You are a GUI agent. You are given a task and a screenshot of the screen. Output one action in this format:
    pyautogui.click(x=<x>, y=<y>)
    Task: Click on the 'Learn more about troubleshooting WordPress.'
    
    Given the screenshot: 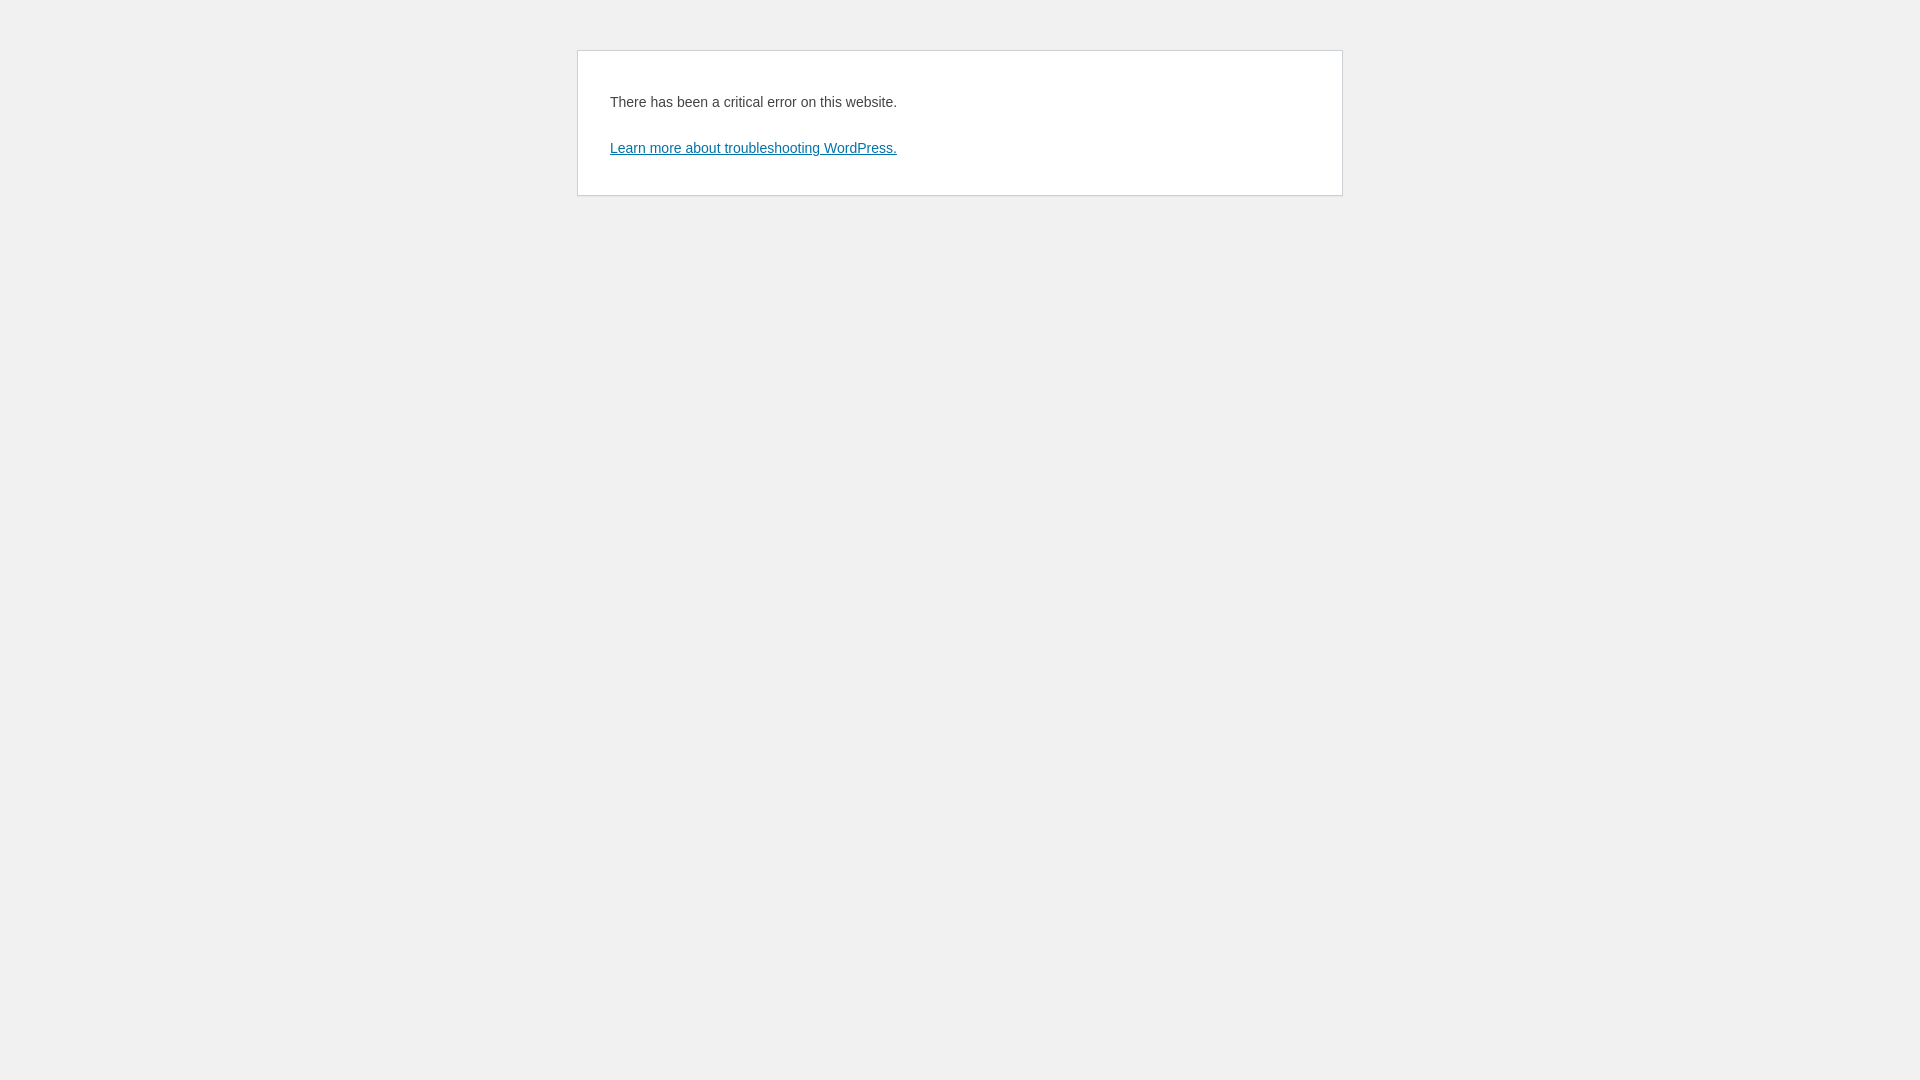 What is the action you would take?
    pyautogui.click(x=752, y=146)
    